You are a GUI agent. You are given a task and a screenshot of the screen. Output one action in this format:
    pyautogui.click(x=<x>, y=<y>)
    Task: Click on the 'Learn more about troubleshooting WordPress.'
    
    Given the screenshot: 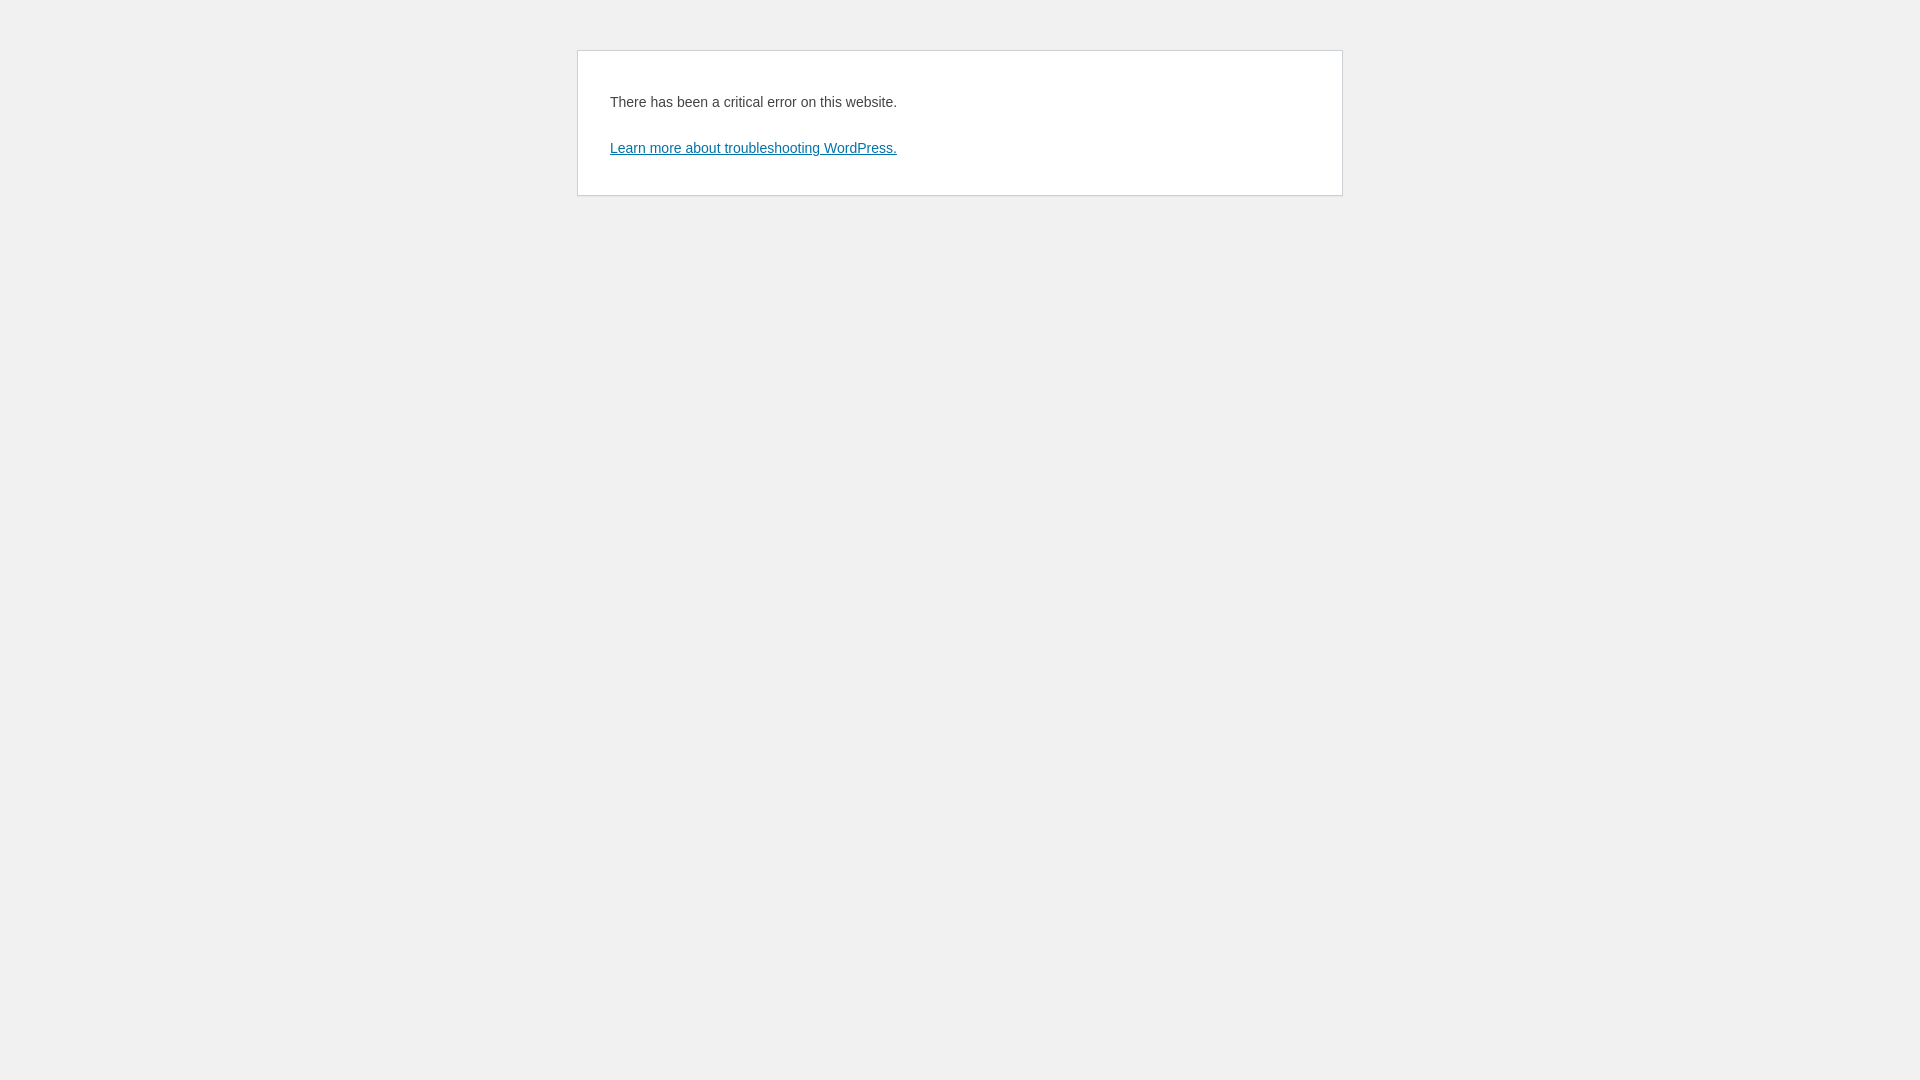 What is the action you would take?
    pyautogui.click(x=752, y=146)
    